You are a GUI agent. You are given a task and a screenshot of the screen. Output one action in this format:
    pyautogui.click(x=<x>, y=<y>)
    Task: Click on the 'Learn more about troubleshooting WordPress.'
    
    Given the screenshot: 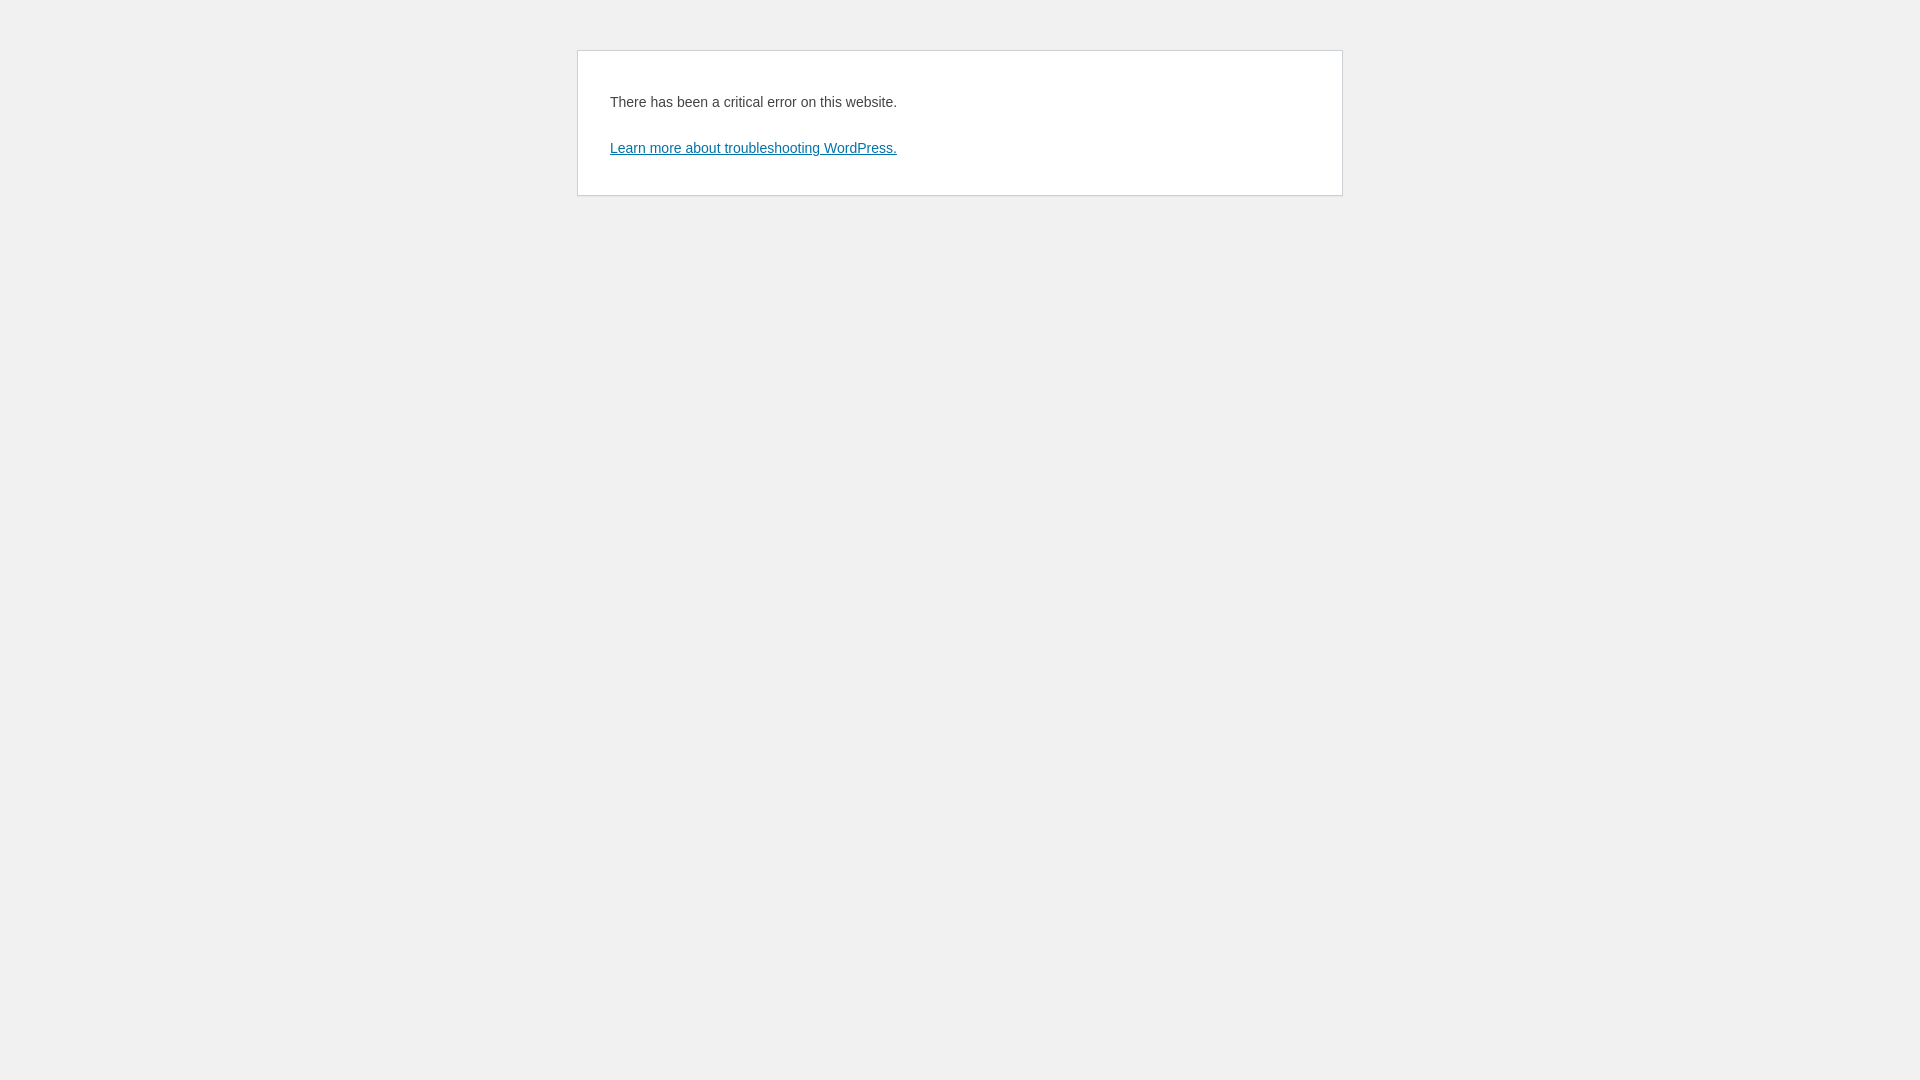 What is the action you would take?
    pyautogui.click(x=752, y=146)
    